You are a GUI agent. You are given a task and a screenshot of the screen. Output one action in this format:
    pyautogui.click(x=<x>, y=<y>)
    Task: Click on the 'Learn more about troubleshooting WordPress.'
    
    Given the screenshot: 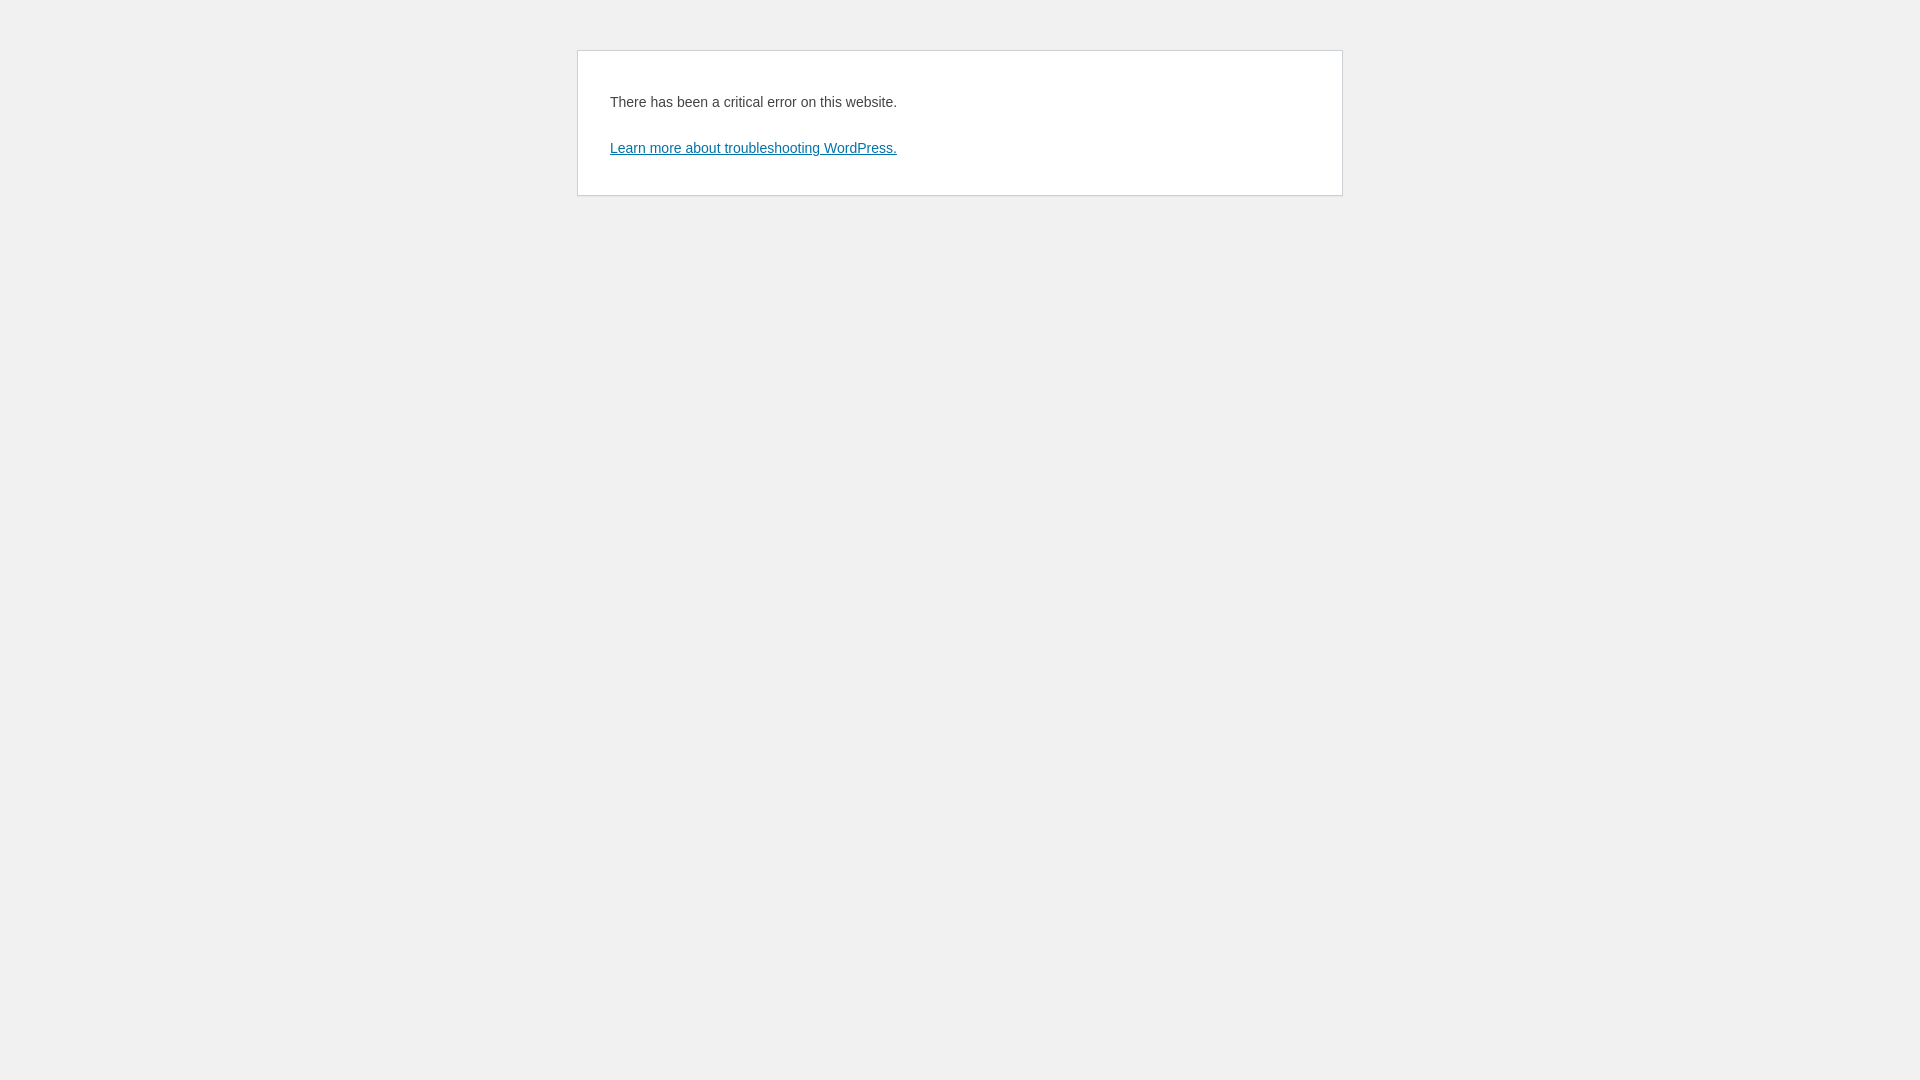 What is the action you would take?
    pyautogui.click(x=752, y=146)
    